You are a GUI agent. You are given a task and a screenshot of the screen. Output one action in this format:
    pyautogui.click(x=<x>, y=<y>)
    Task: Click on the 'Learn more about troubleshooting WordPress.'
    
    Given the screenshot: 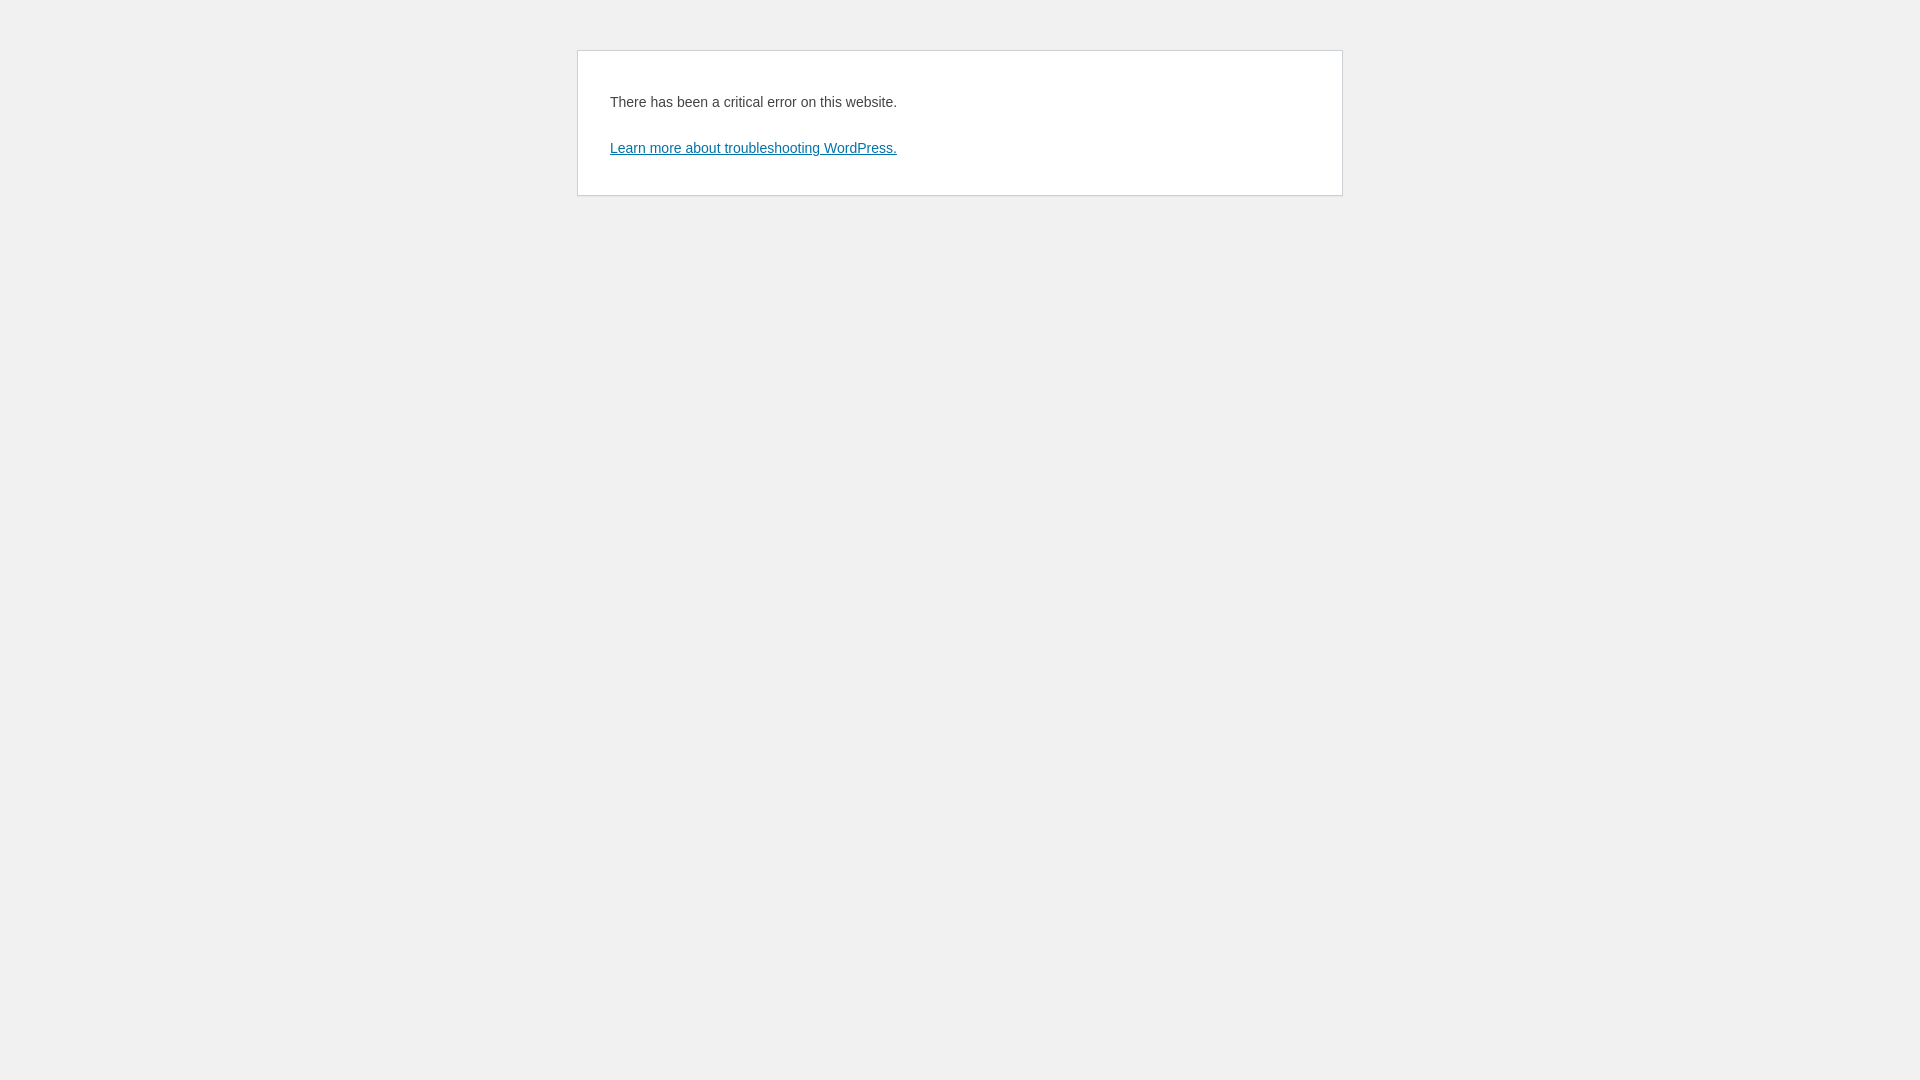 What is the action you would take?
    pyautogui.click(x=752, y=146)
    